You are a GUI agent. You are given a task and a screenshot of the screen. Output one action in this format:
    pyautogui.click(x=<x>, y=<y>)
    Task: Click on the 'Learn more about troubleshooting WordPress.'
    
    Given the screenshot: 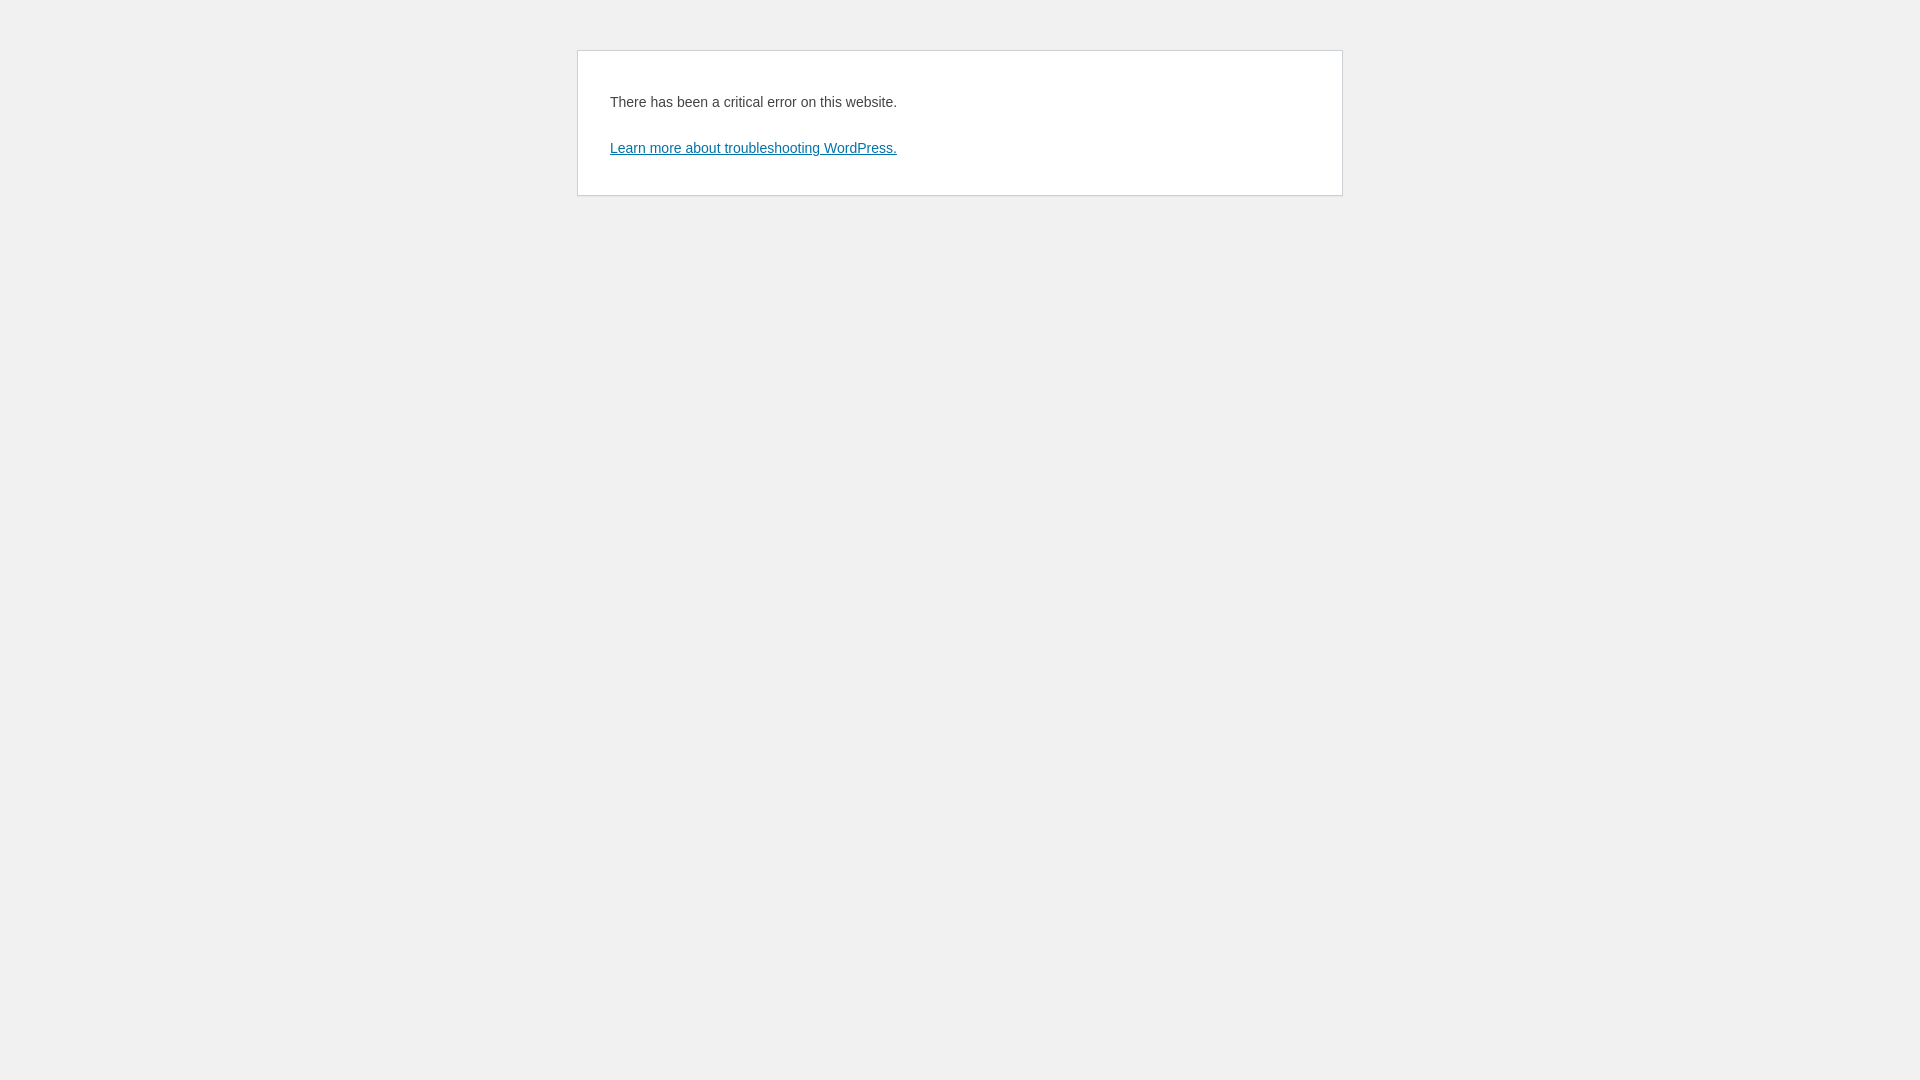 What is the action you would take?
    pyautogui.click(x=752, y=146)
    